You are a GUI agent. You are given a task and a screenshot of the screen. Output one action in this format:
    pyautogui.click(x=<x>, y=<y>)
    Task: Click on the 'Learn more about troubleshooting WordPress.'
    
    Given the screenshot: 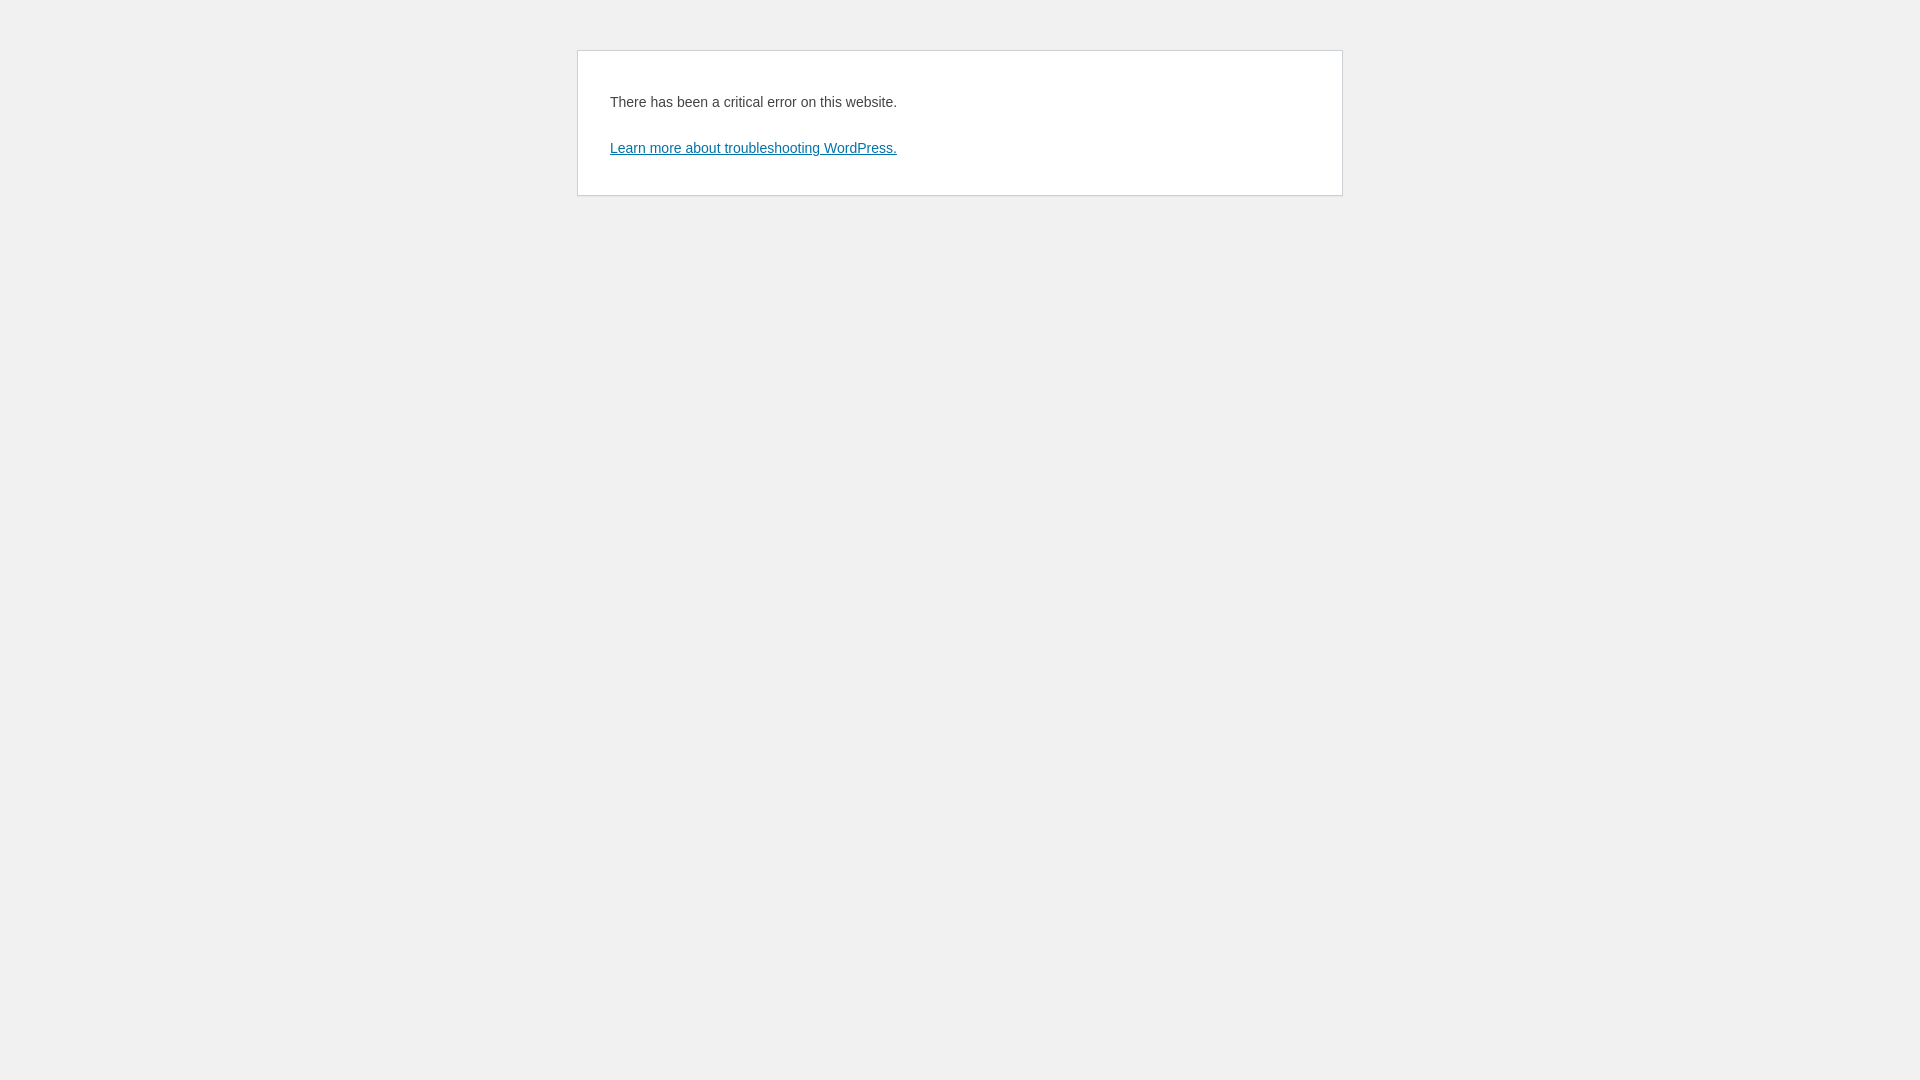 What is the action you would take?
    pyautogui.click(x=752, y=146)
    